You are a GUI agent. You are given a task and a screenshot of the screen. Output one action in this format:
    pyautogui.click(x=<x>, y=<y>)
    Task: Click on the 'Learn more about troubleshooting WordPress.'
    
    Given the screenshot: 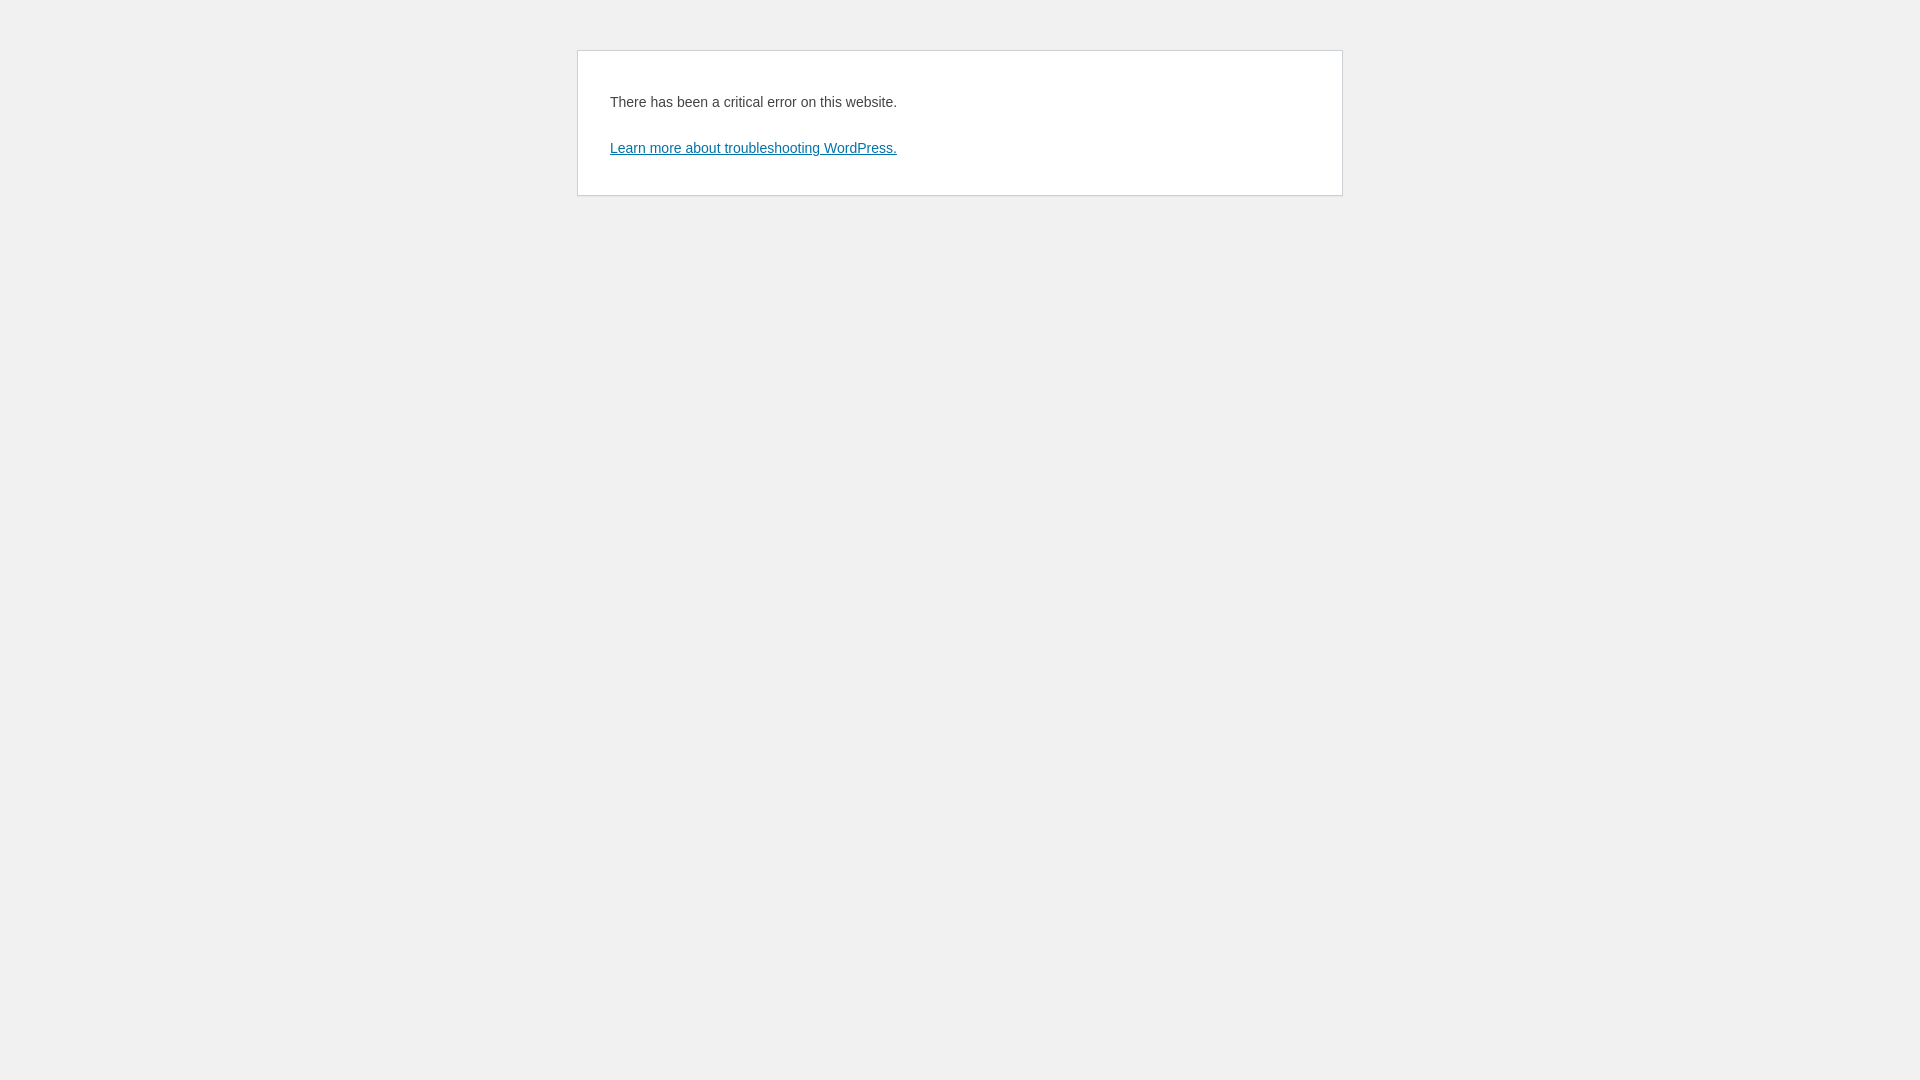 What is the action you would take?
    pyautogui.click(x=752, y=146)
    